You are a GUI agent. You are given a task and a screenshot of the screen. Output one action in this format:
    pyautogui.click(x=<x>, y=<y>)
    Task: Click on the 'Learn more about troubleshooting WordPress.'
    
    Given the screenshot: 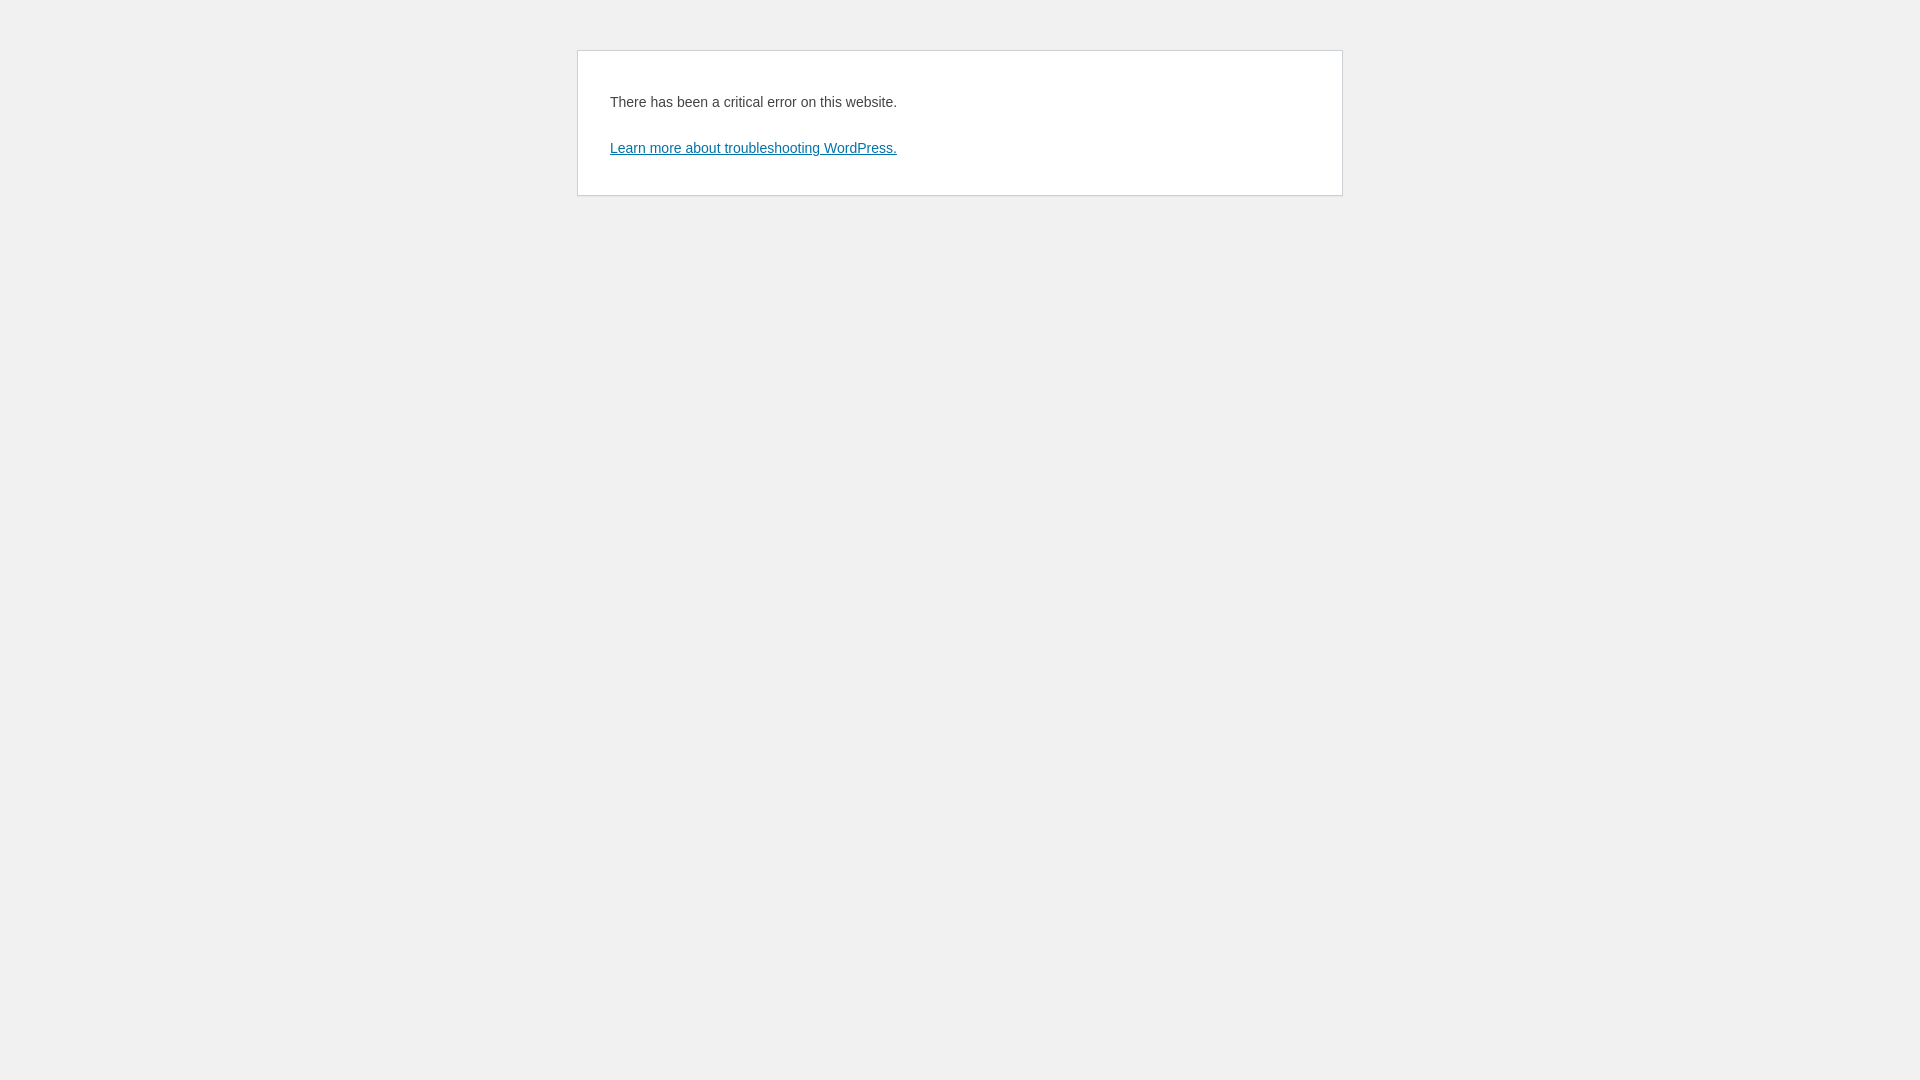 What is the action you would take?
    pyautogui.click(x=752, y=146)
    